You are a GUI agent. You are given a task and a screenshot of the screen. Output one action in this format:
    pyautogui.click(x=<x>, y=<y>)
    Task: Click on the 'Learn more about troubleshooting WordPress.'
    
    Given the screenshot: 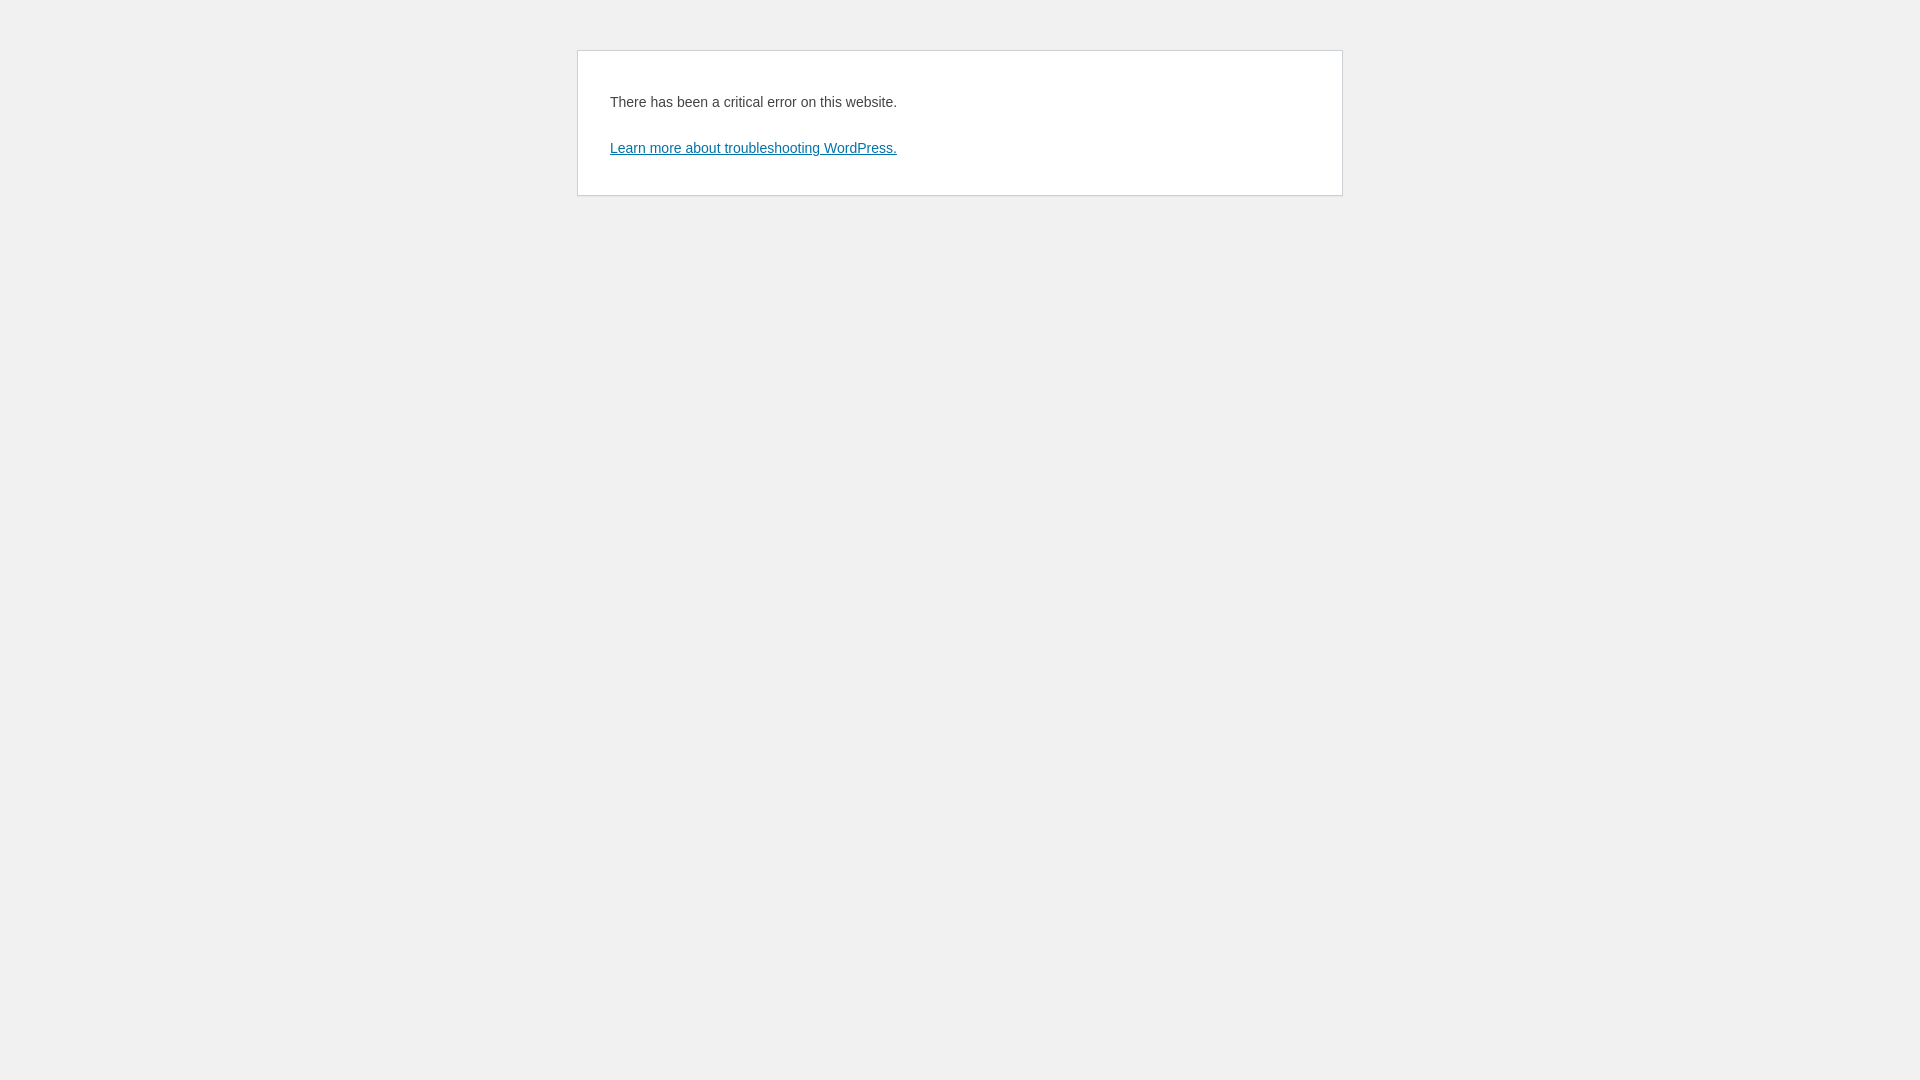 What is the action you would take?
    pyautogui.click(x=752, y=146)
    